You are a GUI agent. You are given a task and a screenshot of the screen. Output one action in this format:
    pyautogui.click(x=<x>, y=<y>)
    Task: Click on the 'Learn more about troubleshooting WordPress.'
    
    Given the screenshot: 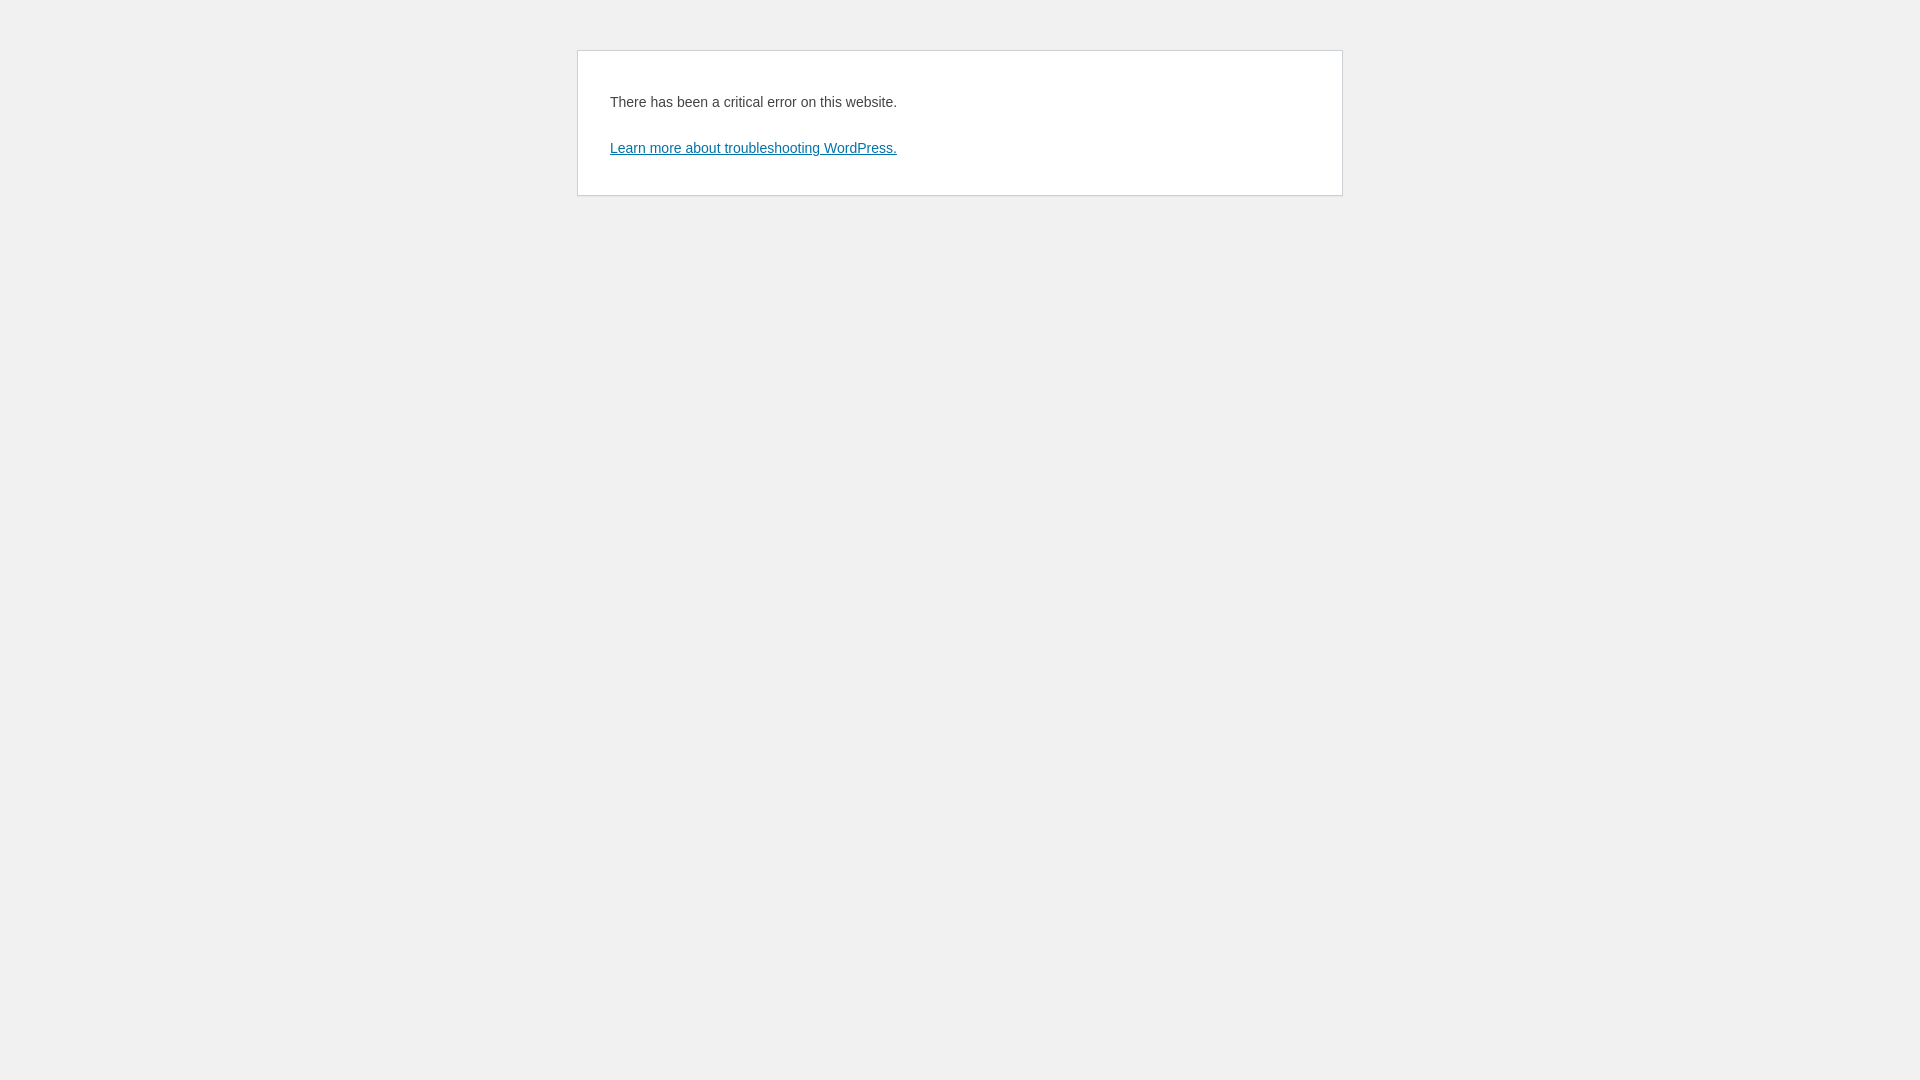 What is the action you would take?
    pyautogui.click(x=752, y=146)
    